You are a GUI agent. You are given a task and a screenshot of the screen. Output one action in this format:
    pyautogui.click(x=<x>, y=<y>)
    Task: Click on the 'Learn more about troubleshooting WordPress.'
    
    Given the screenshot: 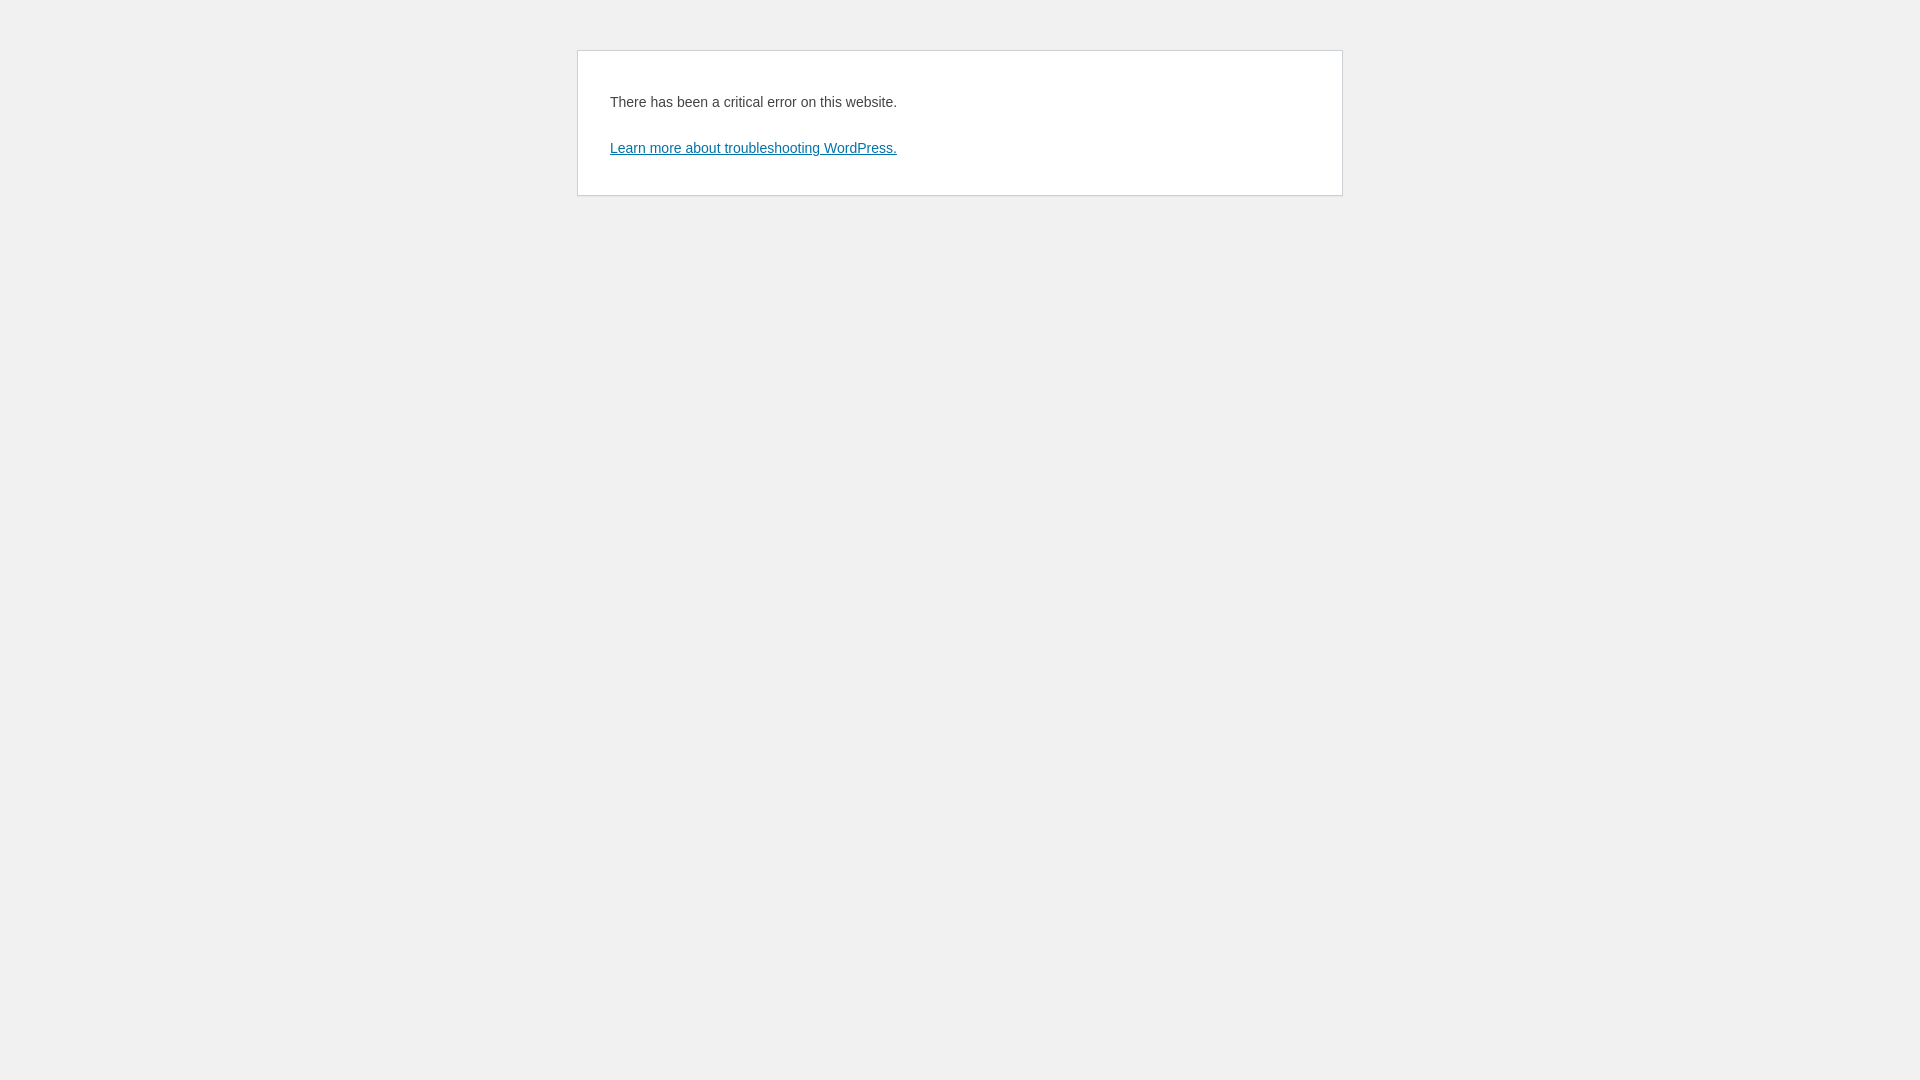 What is the action you would take?
    pyautogui.click(x=752, y=146)
    